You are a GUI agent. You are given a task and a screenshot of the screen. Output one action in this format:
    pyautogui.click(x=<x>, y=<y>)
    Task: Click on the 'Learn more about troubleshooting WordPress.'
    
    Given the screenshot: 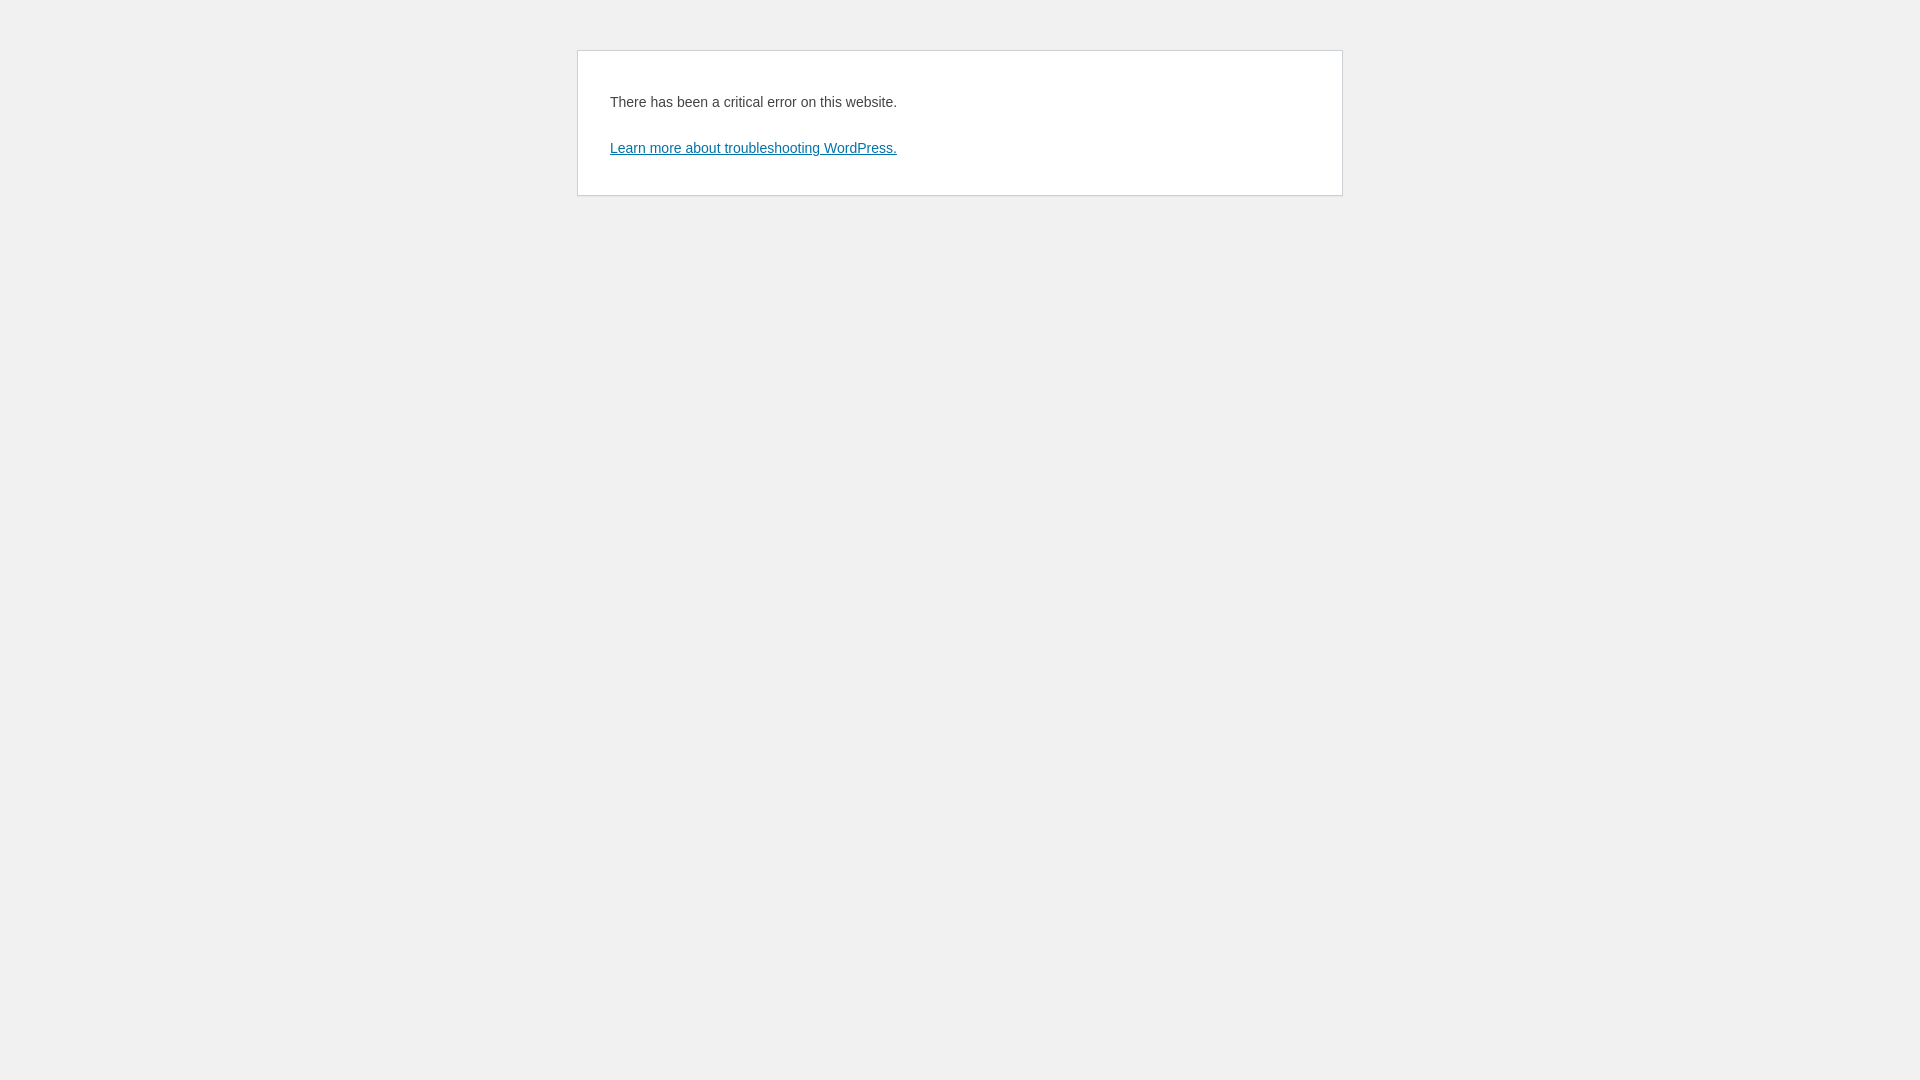 What is the action you would take?
    pyautogui.click(x=752, y=146)
    